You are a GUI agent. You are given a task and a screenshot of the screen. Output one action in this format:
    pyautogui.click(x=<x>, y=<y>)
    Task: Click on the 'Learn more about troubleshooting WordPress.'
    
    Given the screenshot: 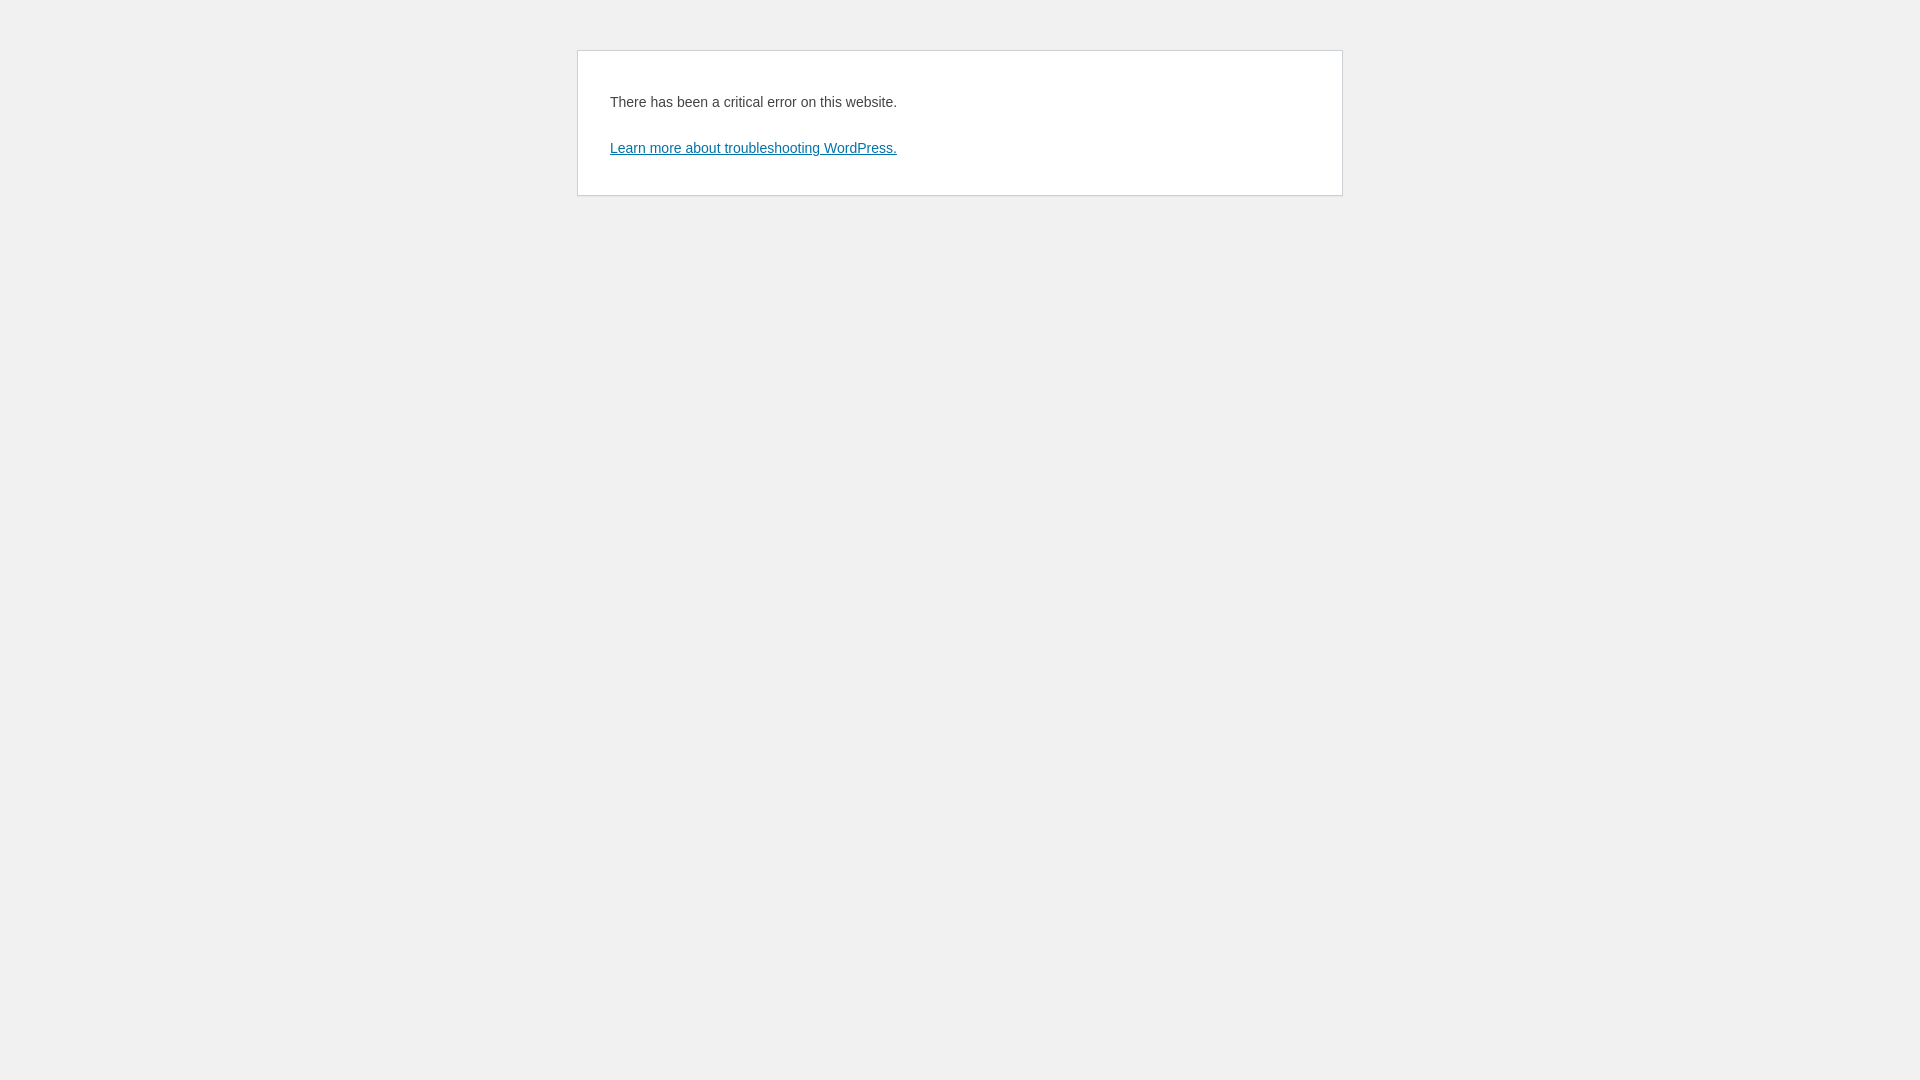 What is the action you would take?
    pyautogui.click(x=752, y=146)
    